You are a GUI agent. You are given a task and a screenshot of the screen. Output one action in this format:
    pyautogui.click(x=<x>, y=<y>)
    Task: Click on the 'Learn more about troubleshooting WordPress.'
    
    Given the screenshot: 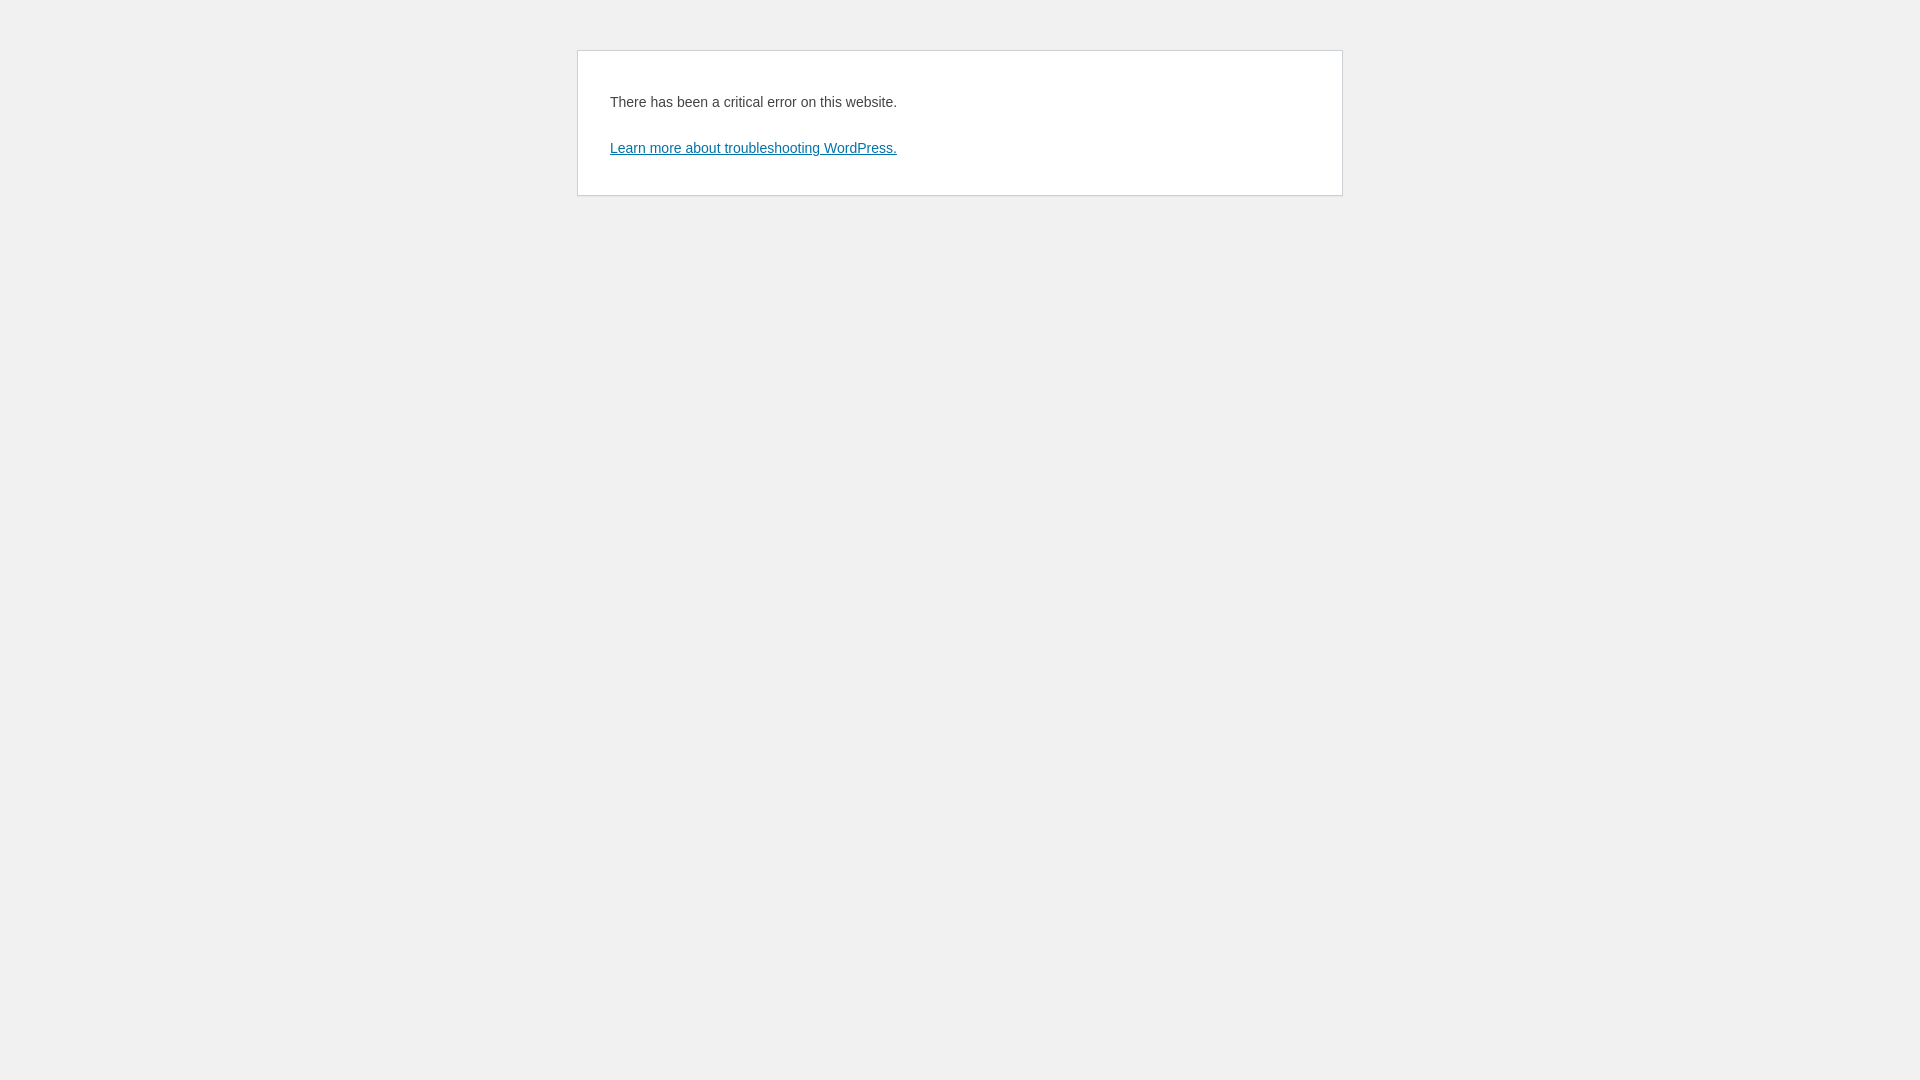 What is the action you would take?
    pyautogui.click(x=752, y=146)
    